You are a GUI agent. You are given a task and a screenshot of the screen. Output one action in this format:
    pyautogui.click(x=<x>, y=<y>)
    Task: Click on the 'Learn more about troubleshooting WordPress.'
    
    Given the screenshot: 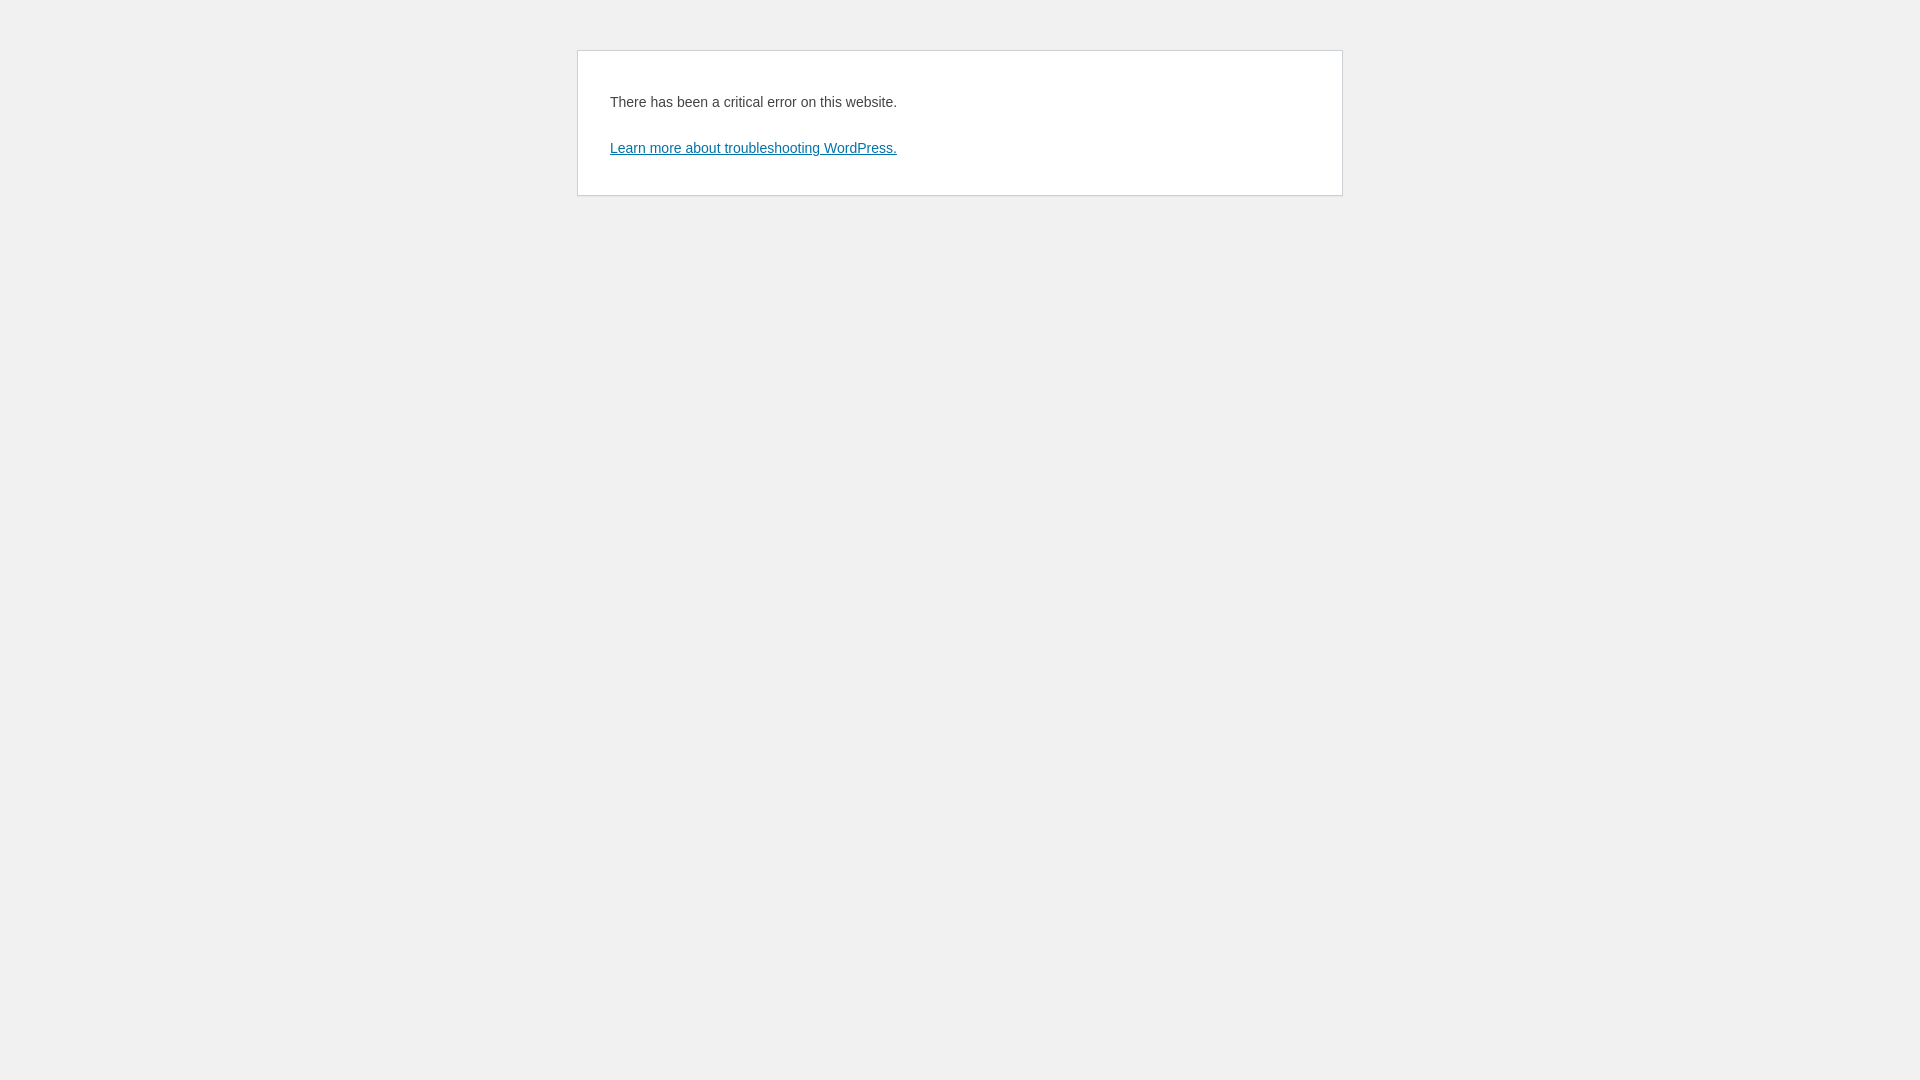 What is the action you would take?
    pyautogui.click(x=752, y=146)
    